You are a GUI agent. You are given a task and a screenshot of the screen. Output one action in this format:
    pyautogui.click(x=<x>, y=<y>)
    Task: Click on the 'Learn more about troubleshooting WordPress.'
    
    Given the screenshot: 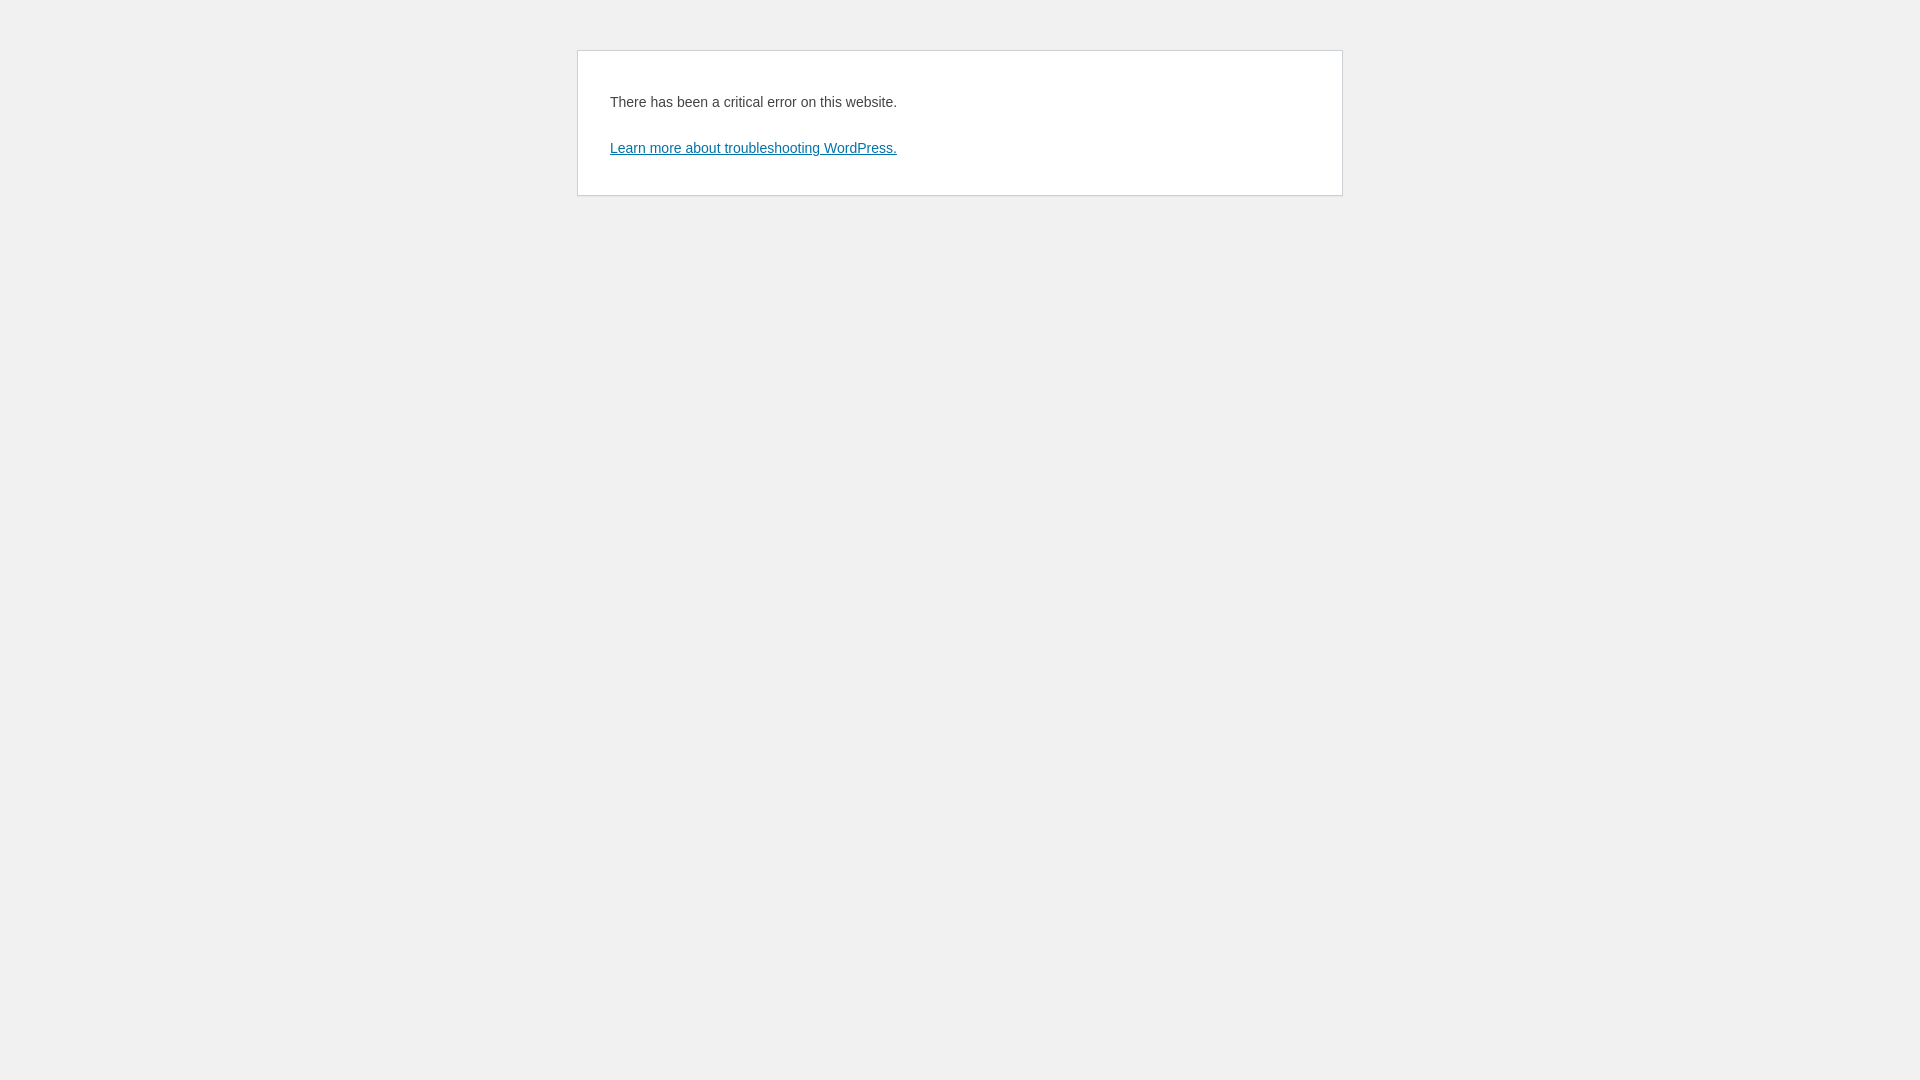 What is the action you would take?
    pyautogui.click(x=752, y=146)
    